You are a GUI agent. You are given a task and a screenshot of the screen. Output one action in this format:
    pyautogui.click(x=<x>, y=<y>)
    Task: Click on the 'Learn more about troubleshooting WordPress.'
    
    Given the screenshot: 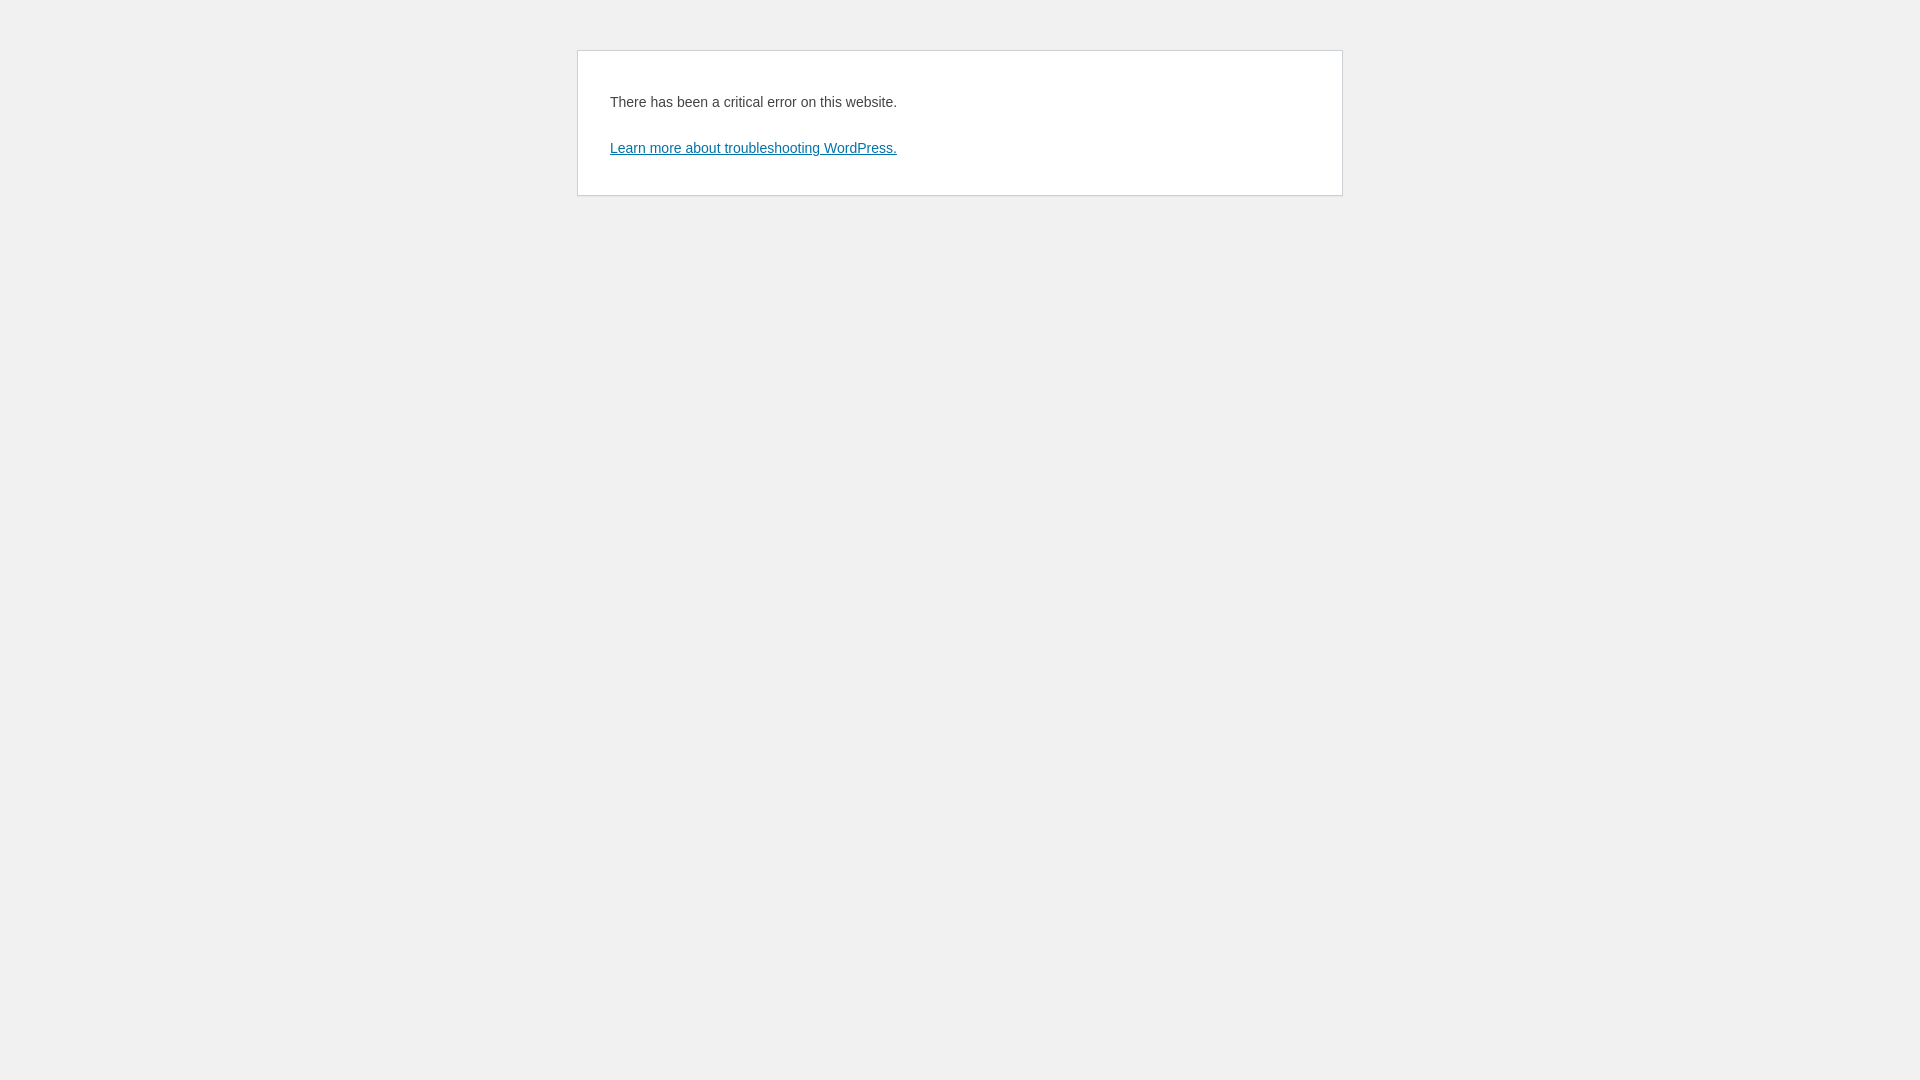 What is the action you would take?
    pyautogui.click(x=752, y=146)
    